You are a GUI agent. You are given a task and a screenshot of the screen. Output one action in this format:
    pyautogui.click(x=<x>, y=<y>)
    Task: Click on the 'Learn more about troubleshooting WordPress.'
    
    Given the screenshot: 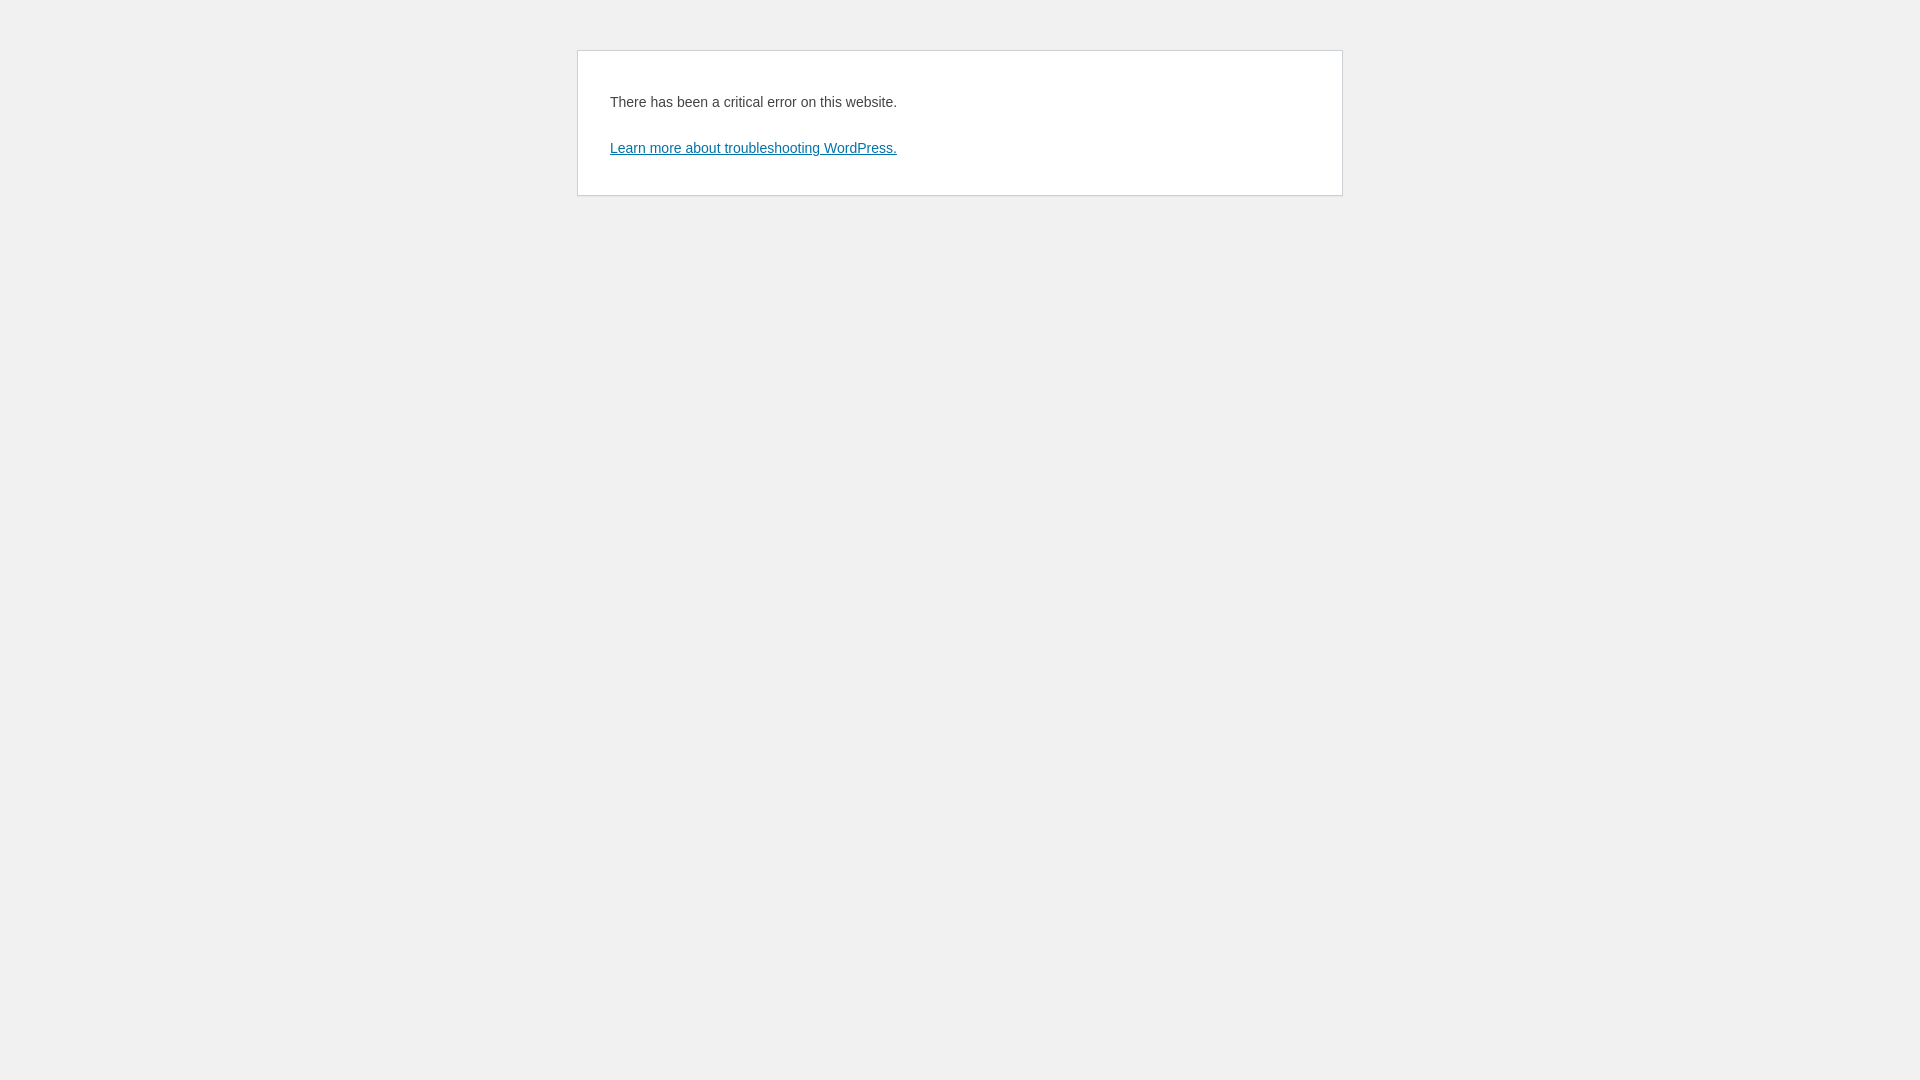 What is the action you would take?
    pyautogui.click(x=752, y=146)
    